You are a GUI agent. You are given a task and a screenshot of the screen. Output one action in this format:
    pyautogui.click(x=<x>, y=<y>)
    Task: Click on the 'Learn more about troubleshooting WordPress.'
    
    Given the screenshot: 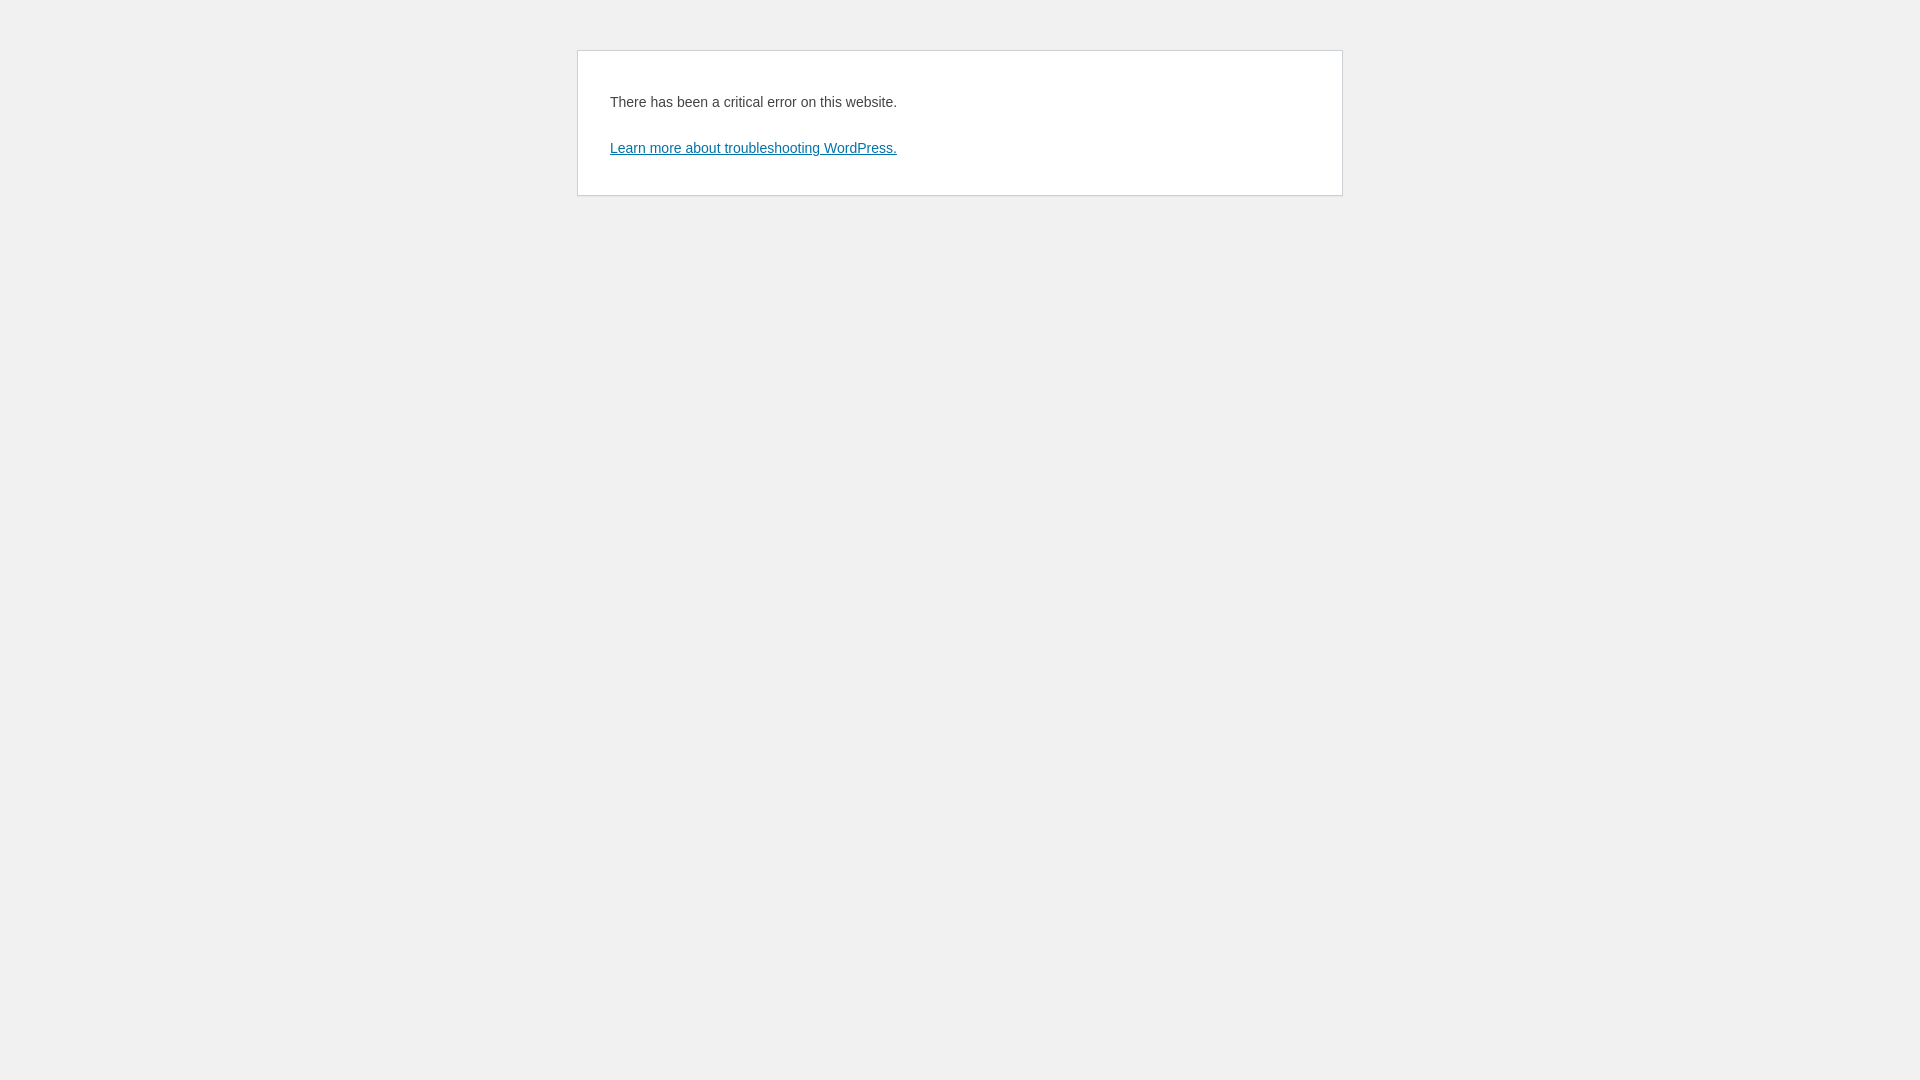 What is the action you would take?
    pyautogui.click(x=752, y=146)
    